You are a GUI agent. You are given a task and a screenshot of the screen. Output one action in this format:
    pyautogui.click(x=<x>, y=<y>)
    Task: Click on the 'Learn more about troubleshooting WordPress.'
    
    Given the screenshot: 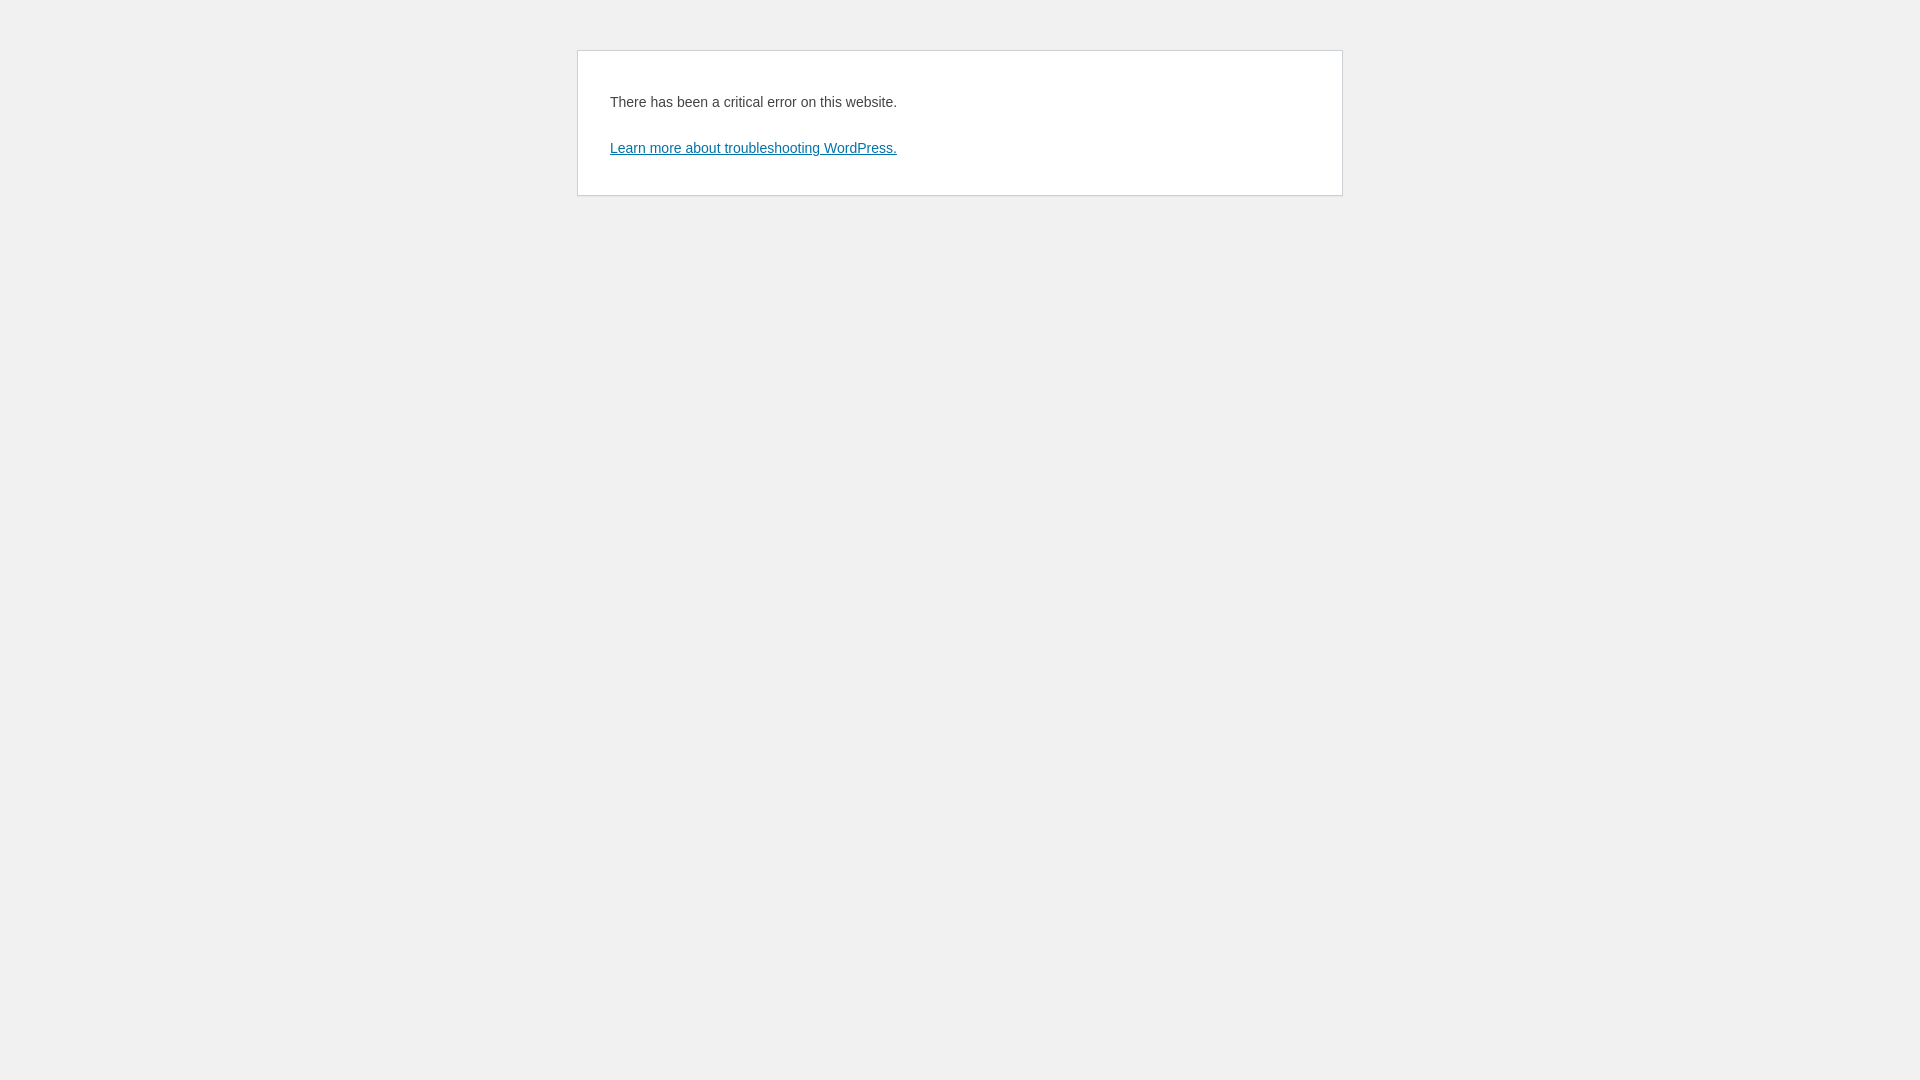 What is the action you would take?
    pyautogui.click(x=752, y=146)
    